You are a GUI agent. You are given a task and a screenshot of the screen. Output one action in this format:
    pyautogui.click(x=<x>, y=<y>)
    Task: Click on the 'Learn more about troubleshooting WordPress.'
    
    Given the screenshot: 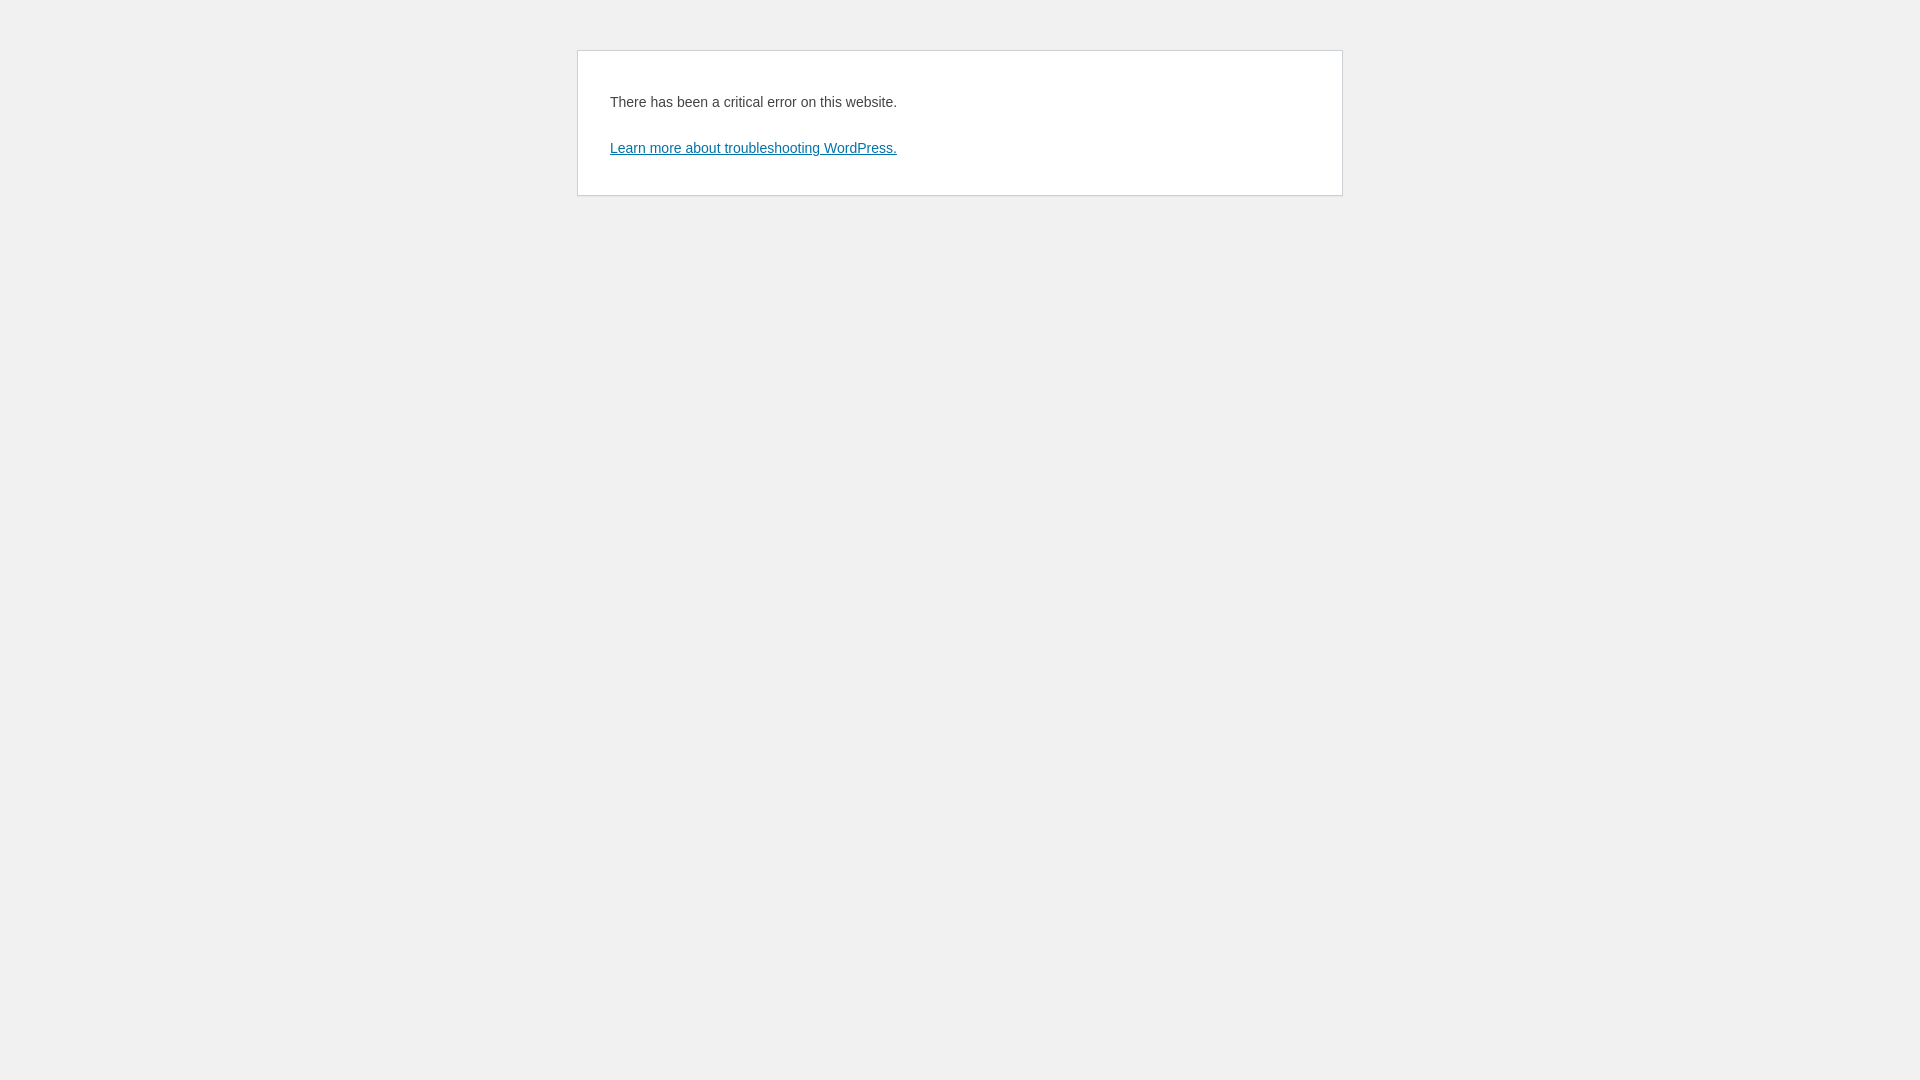 What is the action you would take?
    pyautogui.click(x=752, y=146)
    